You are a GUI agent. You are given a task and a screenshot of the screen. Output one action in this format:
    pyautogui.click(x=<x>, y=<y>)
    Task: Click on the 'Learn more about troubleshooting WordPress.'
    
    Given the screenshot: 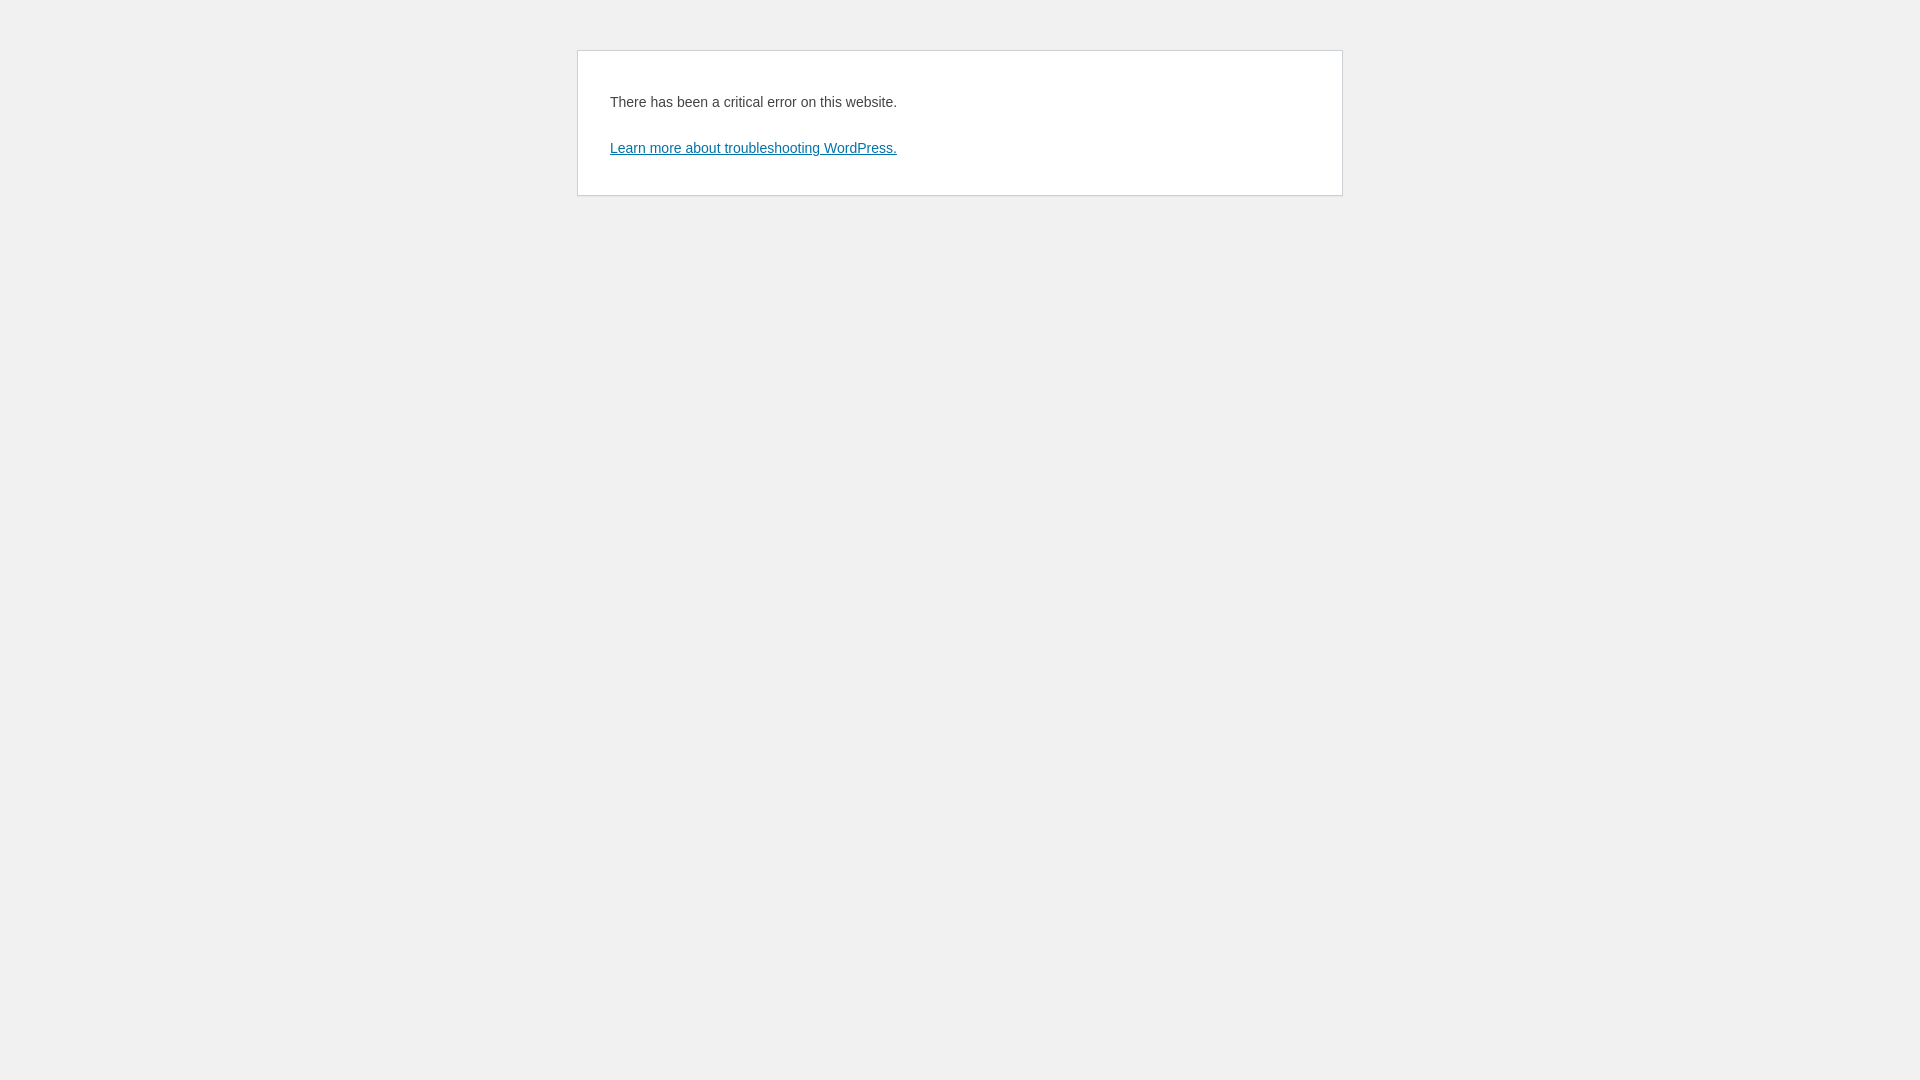 What is the action you would take?
    pyautogui.click(x=752, y=146)
    